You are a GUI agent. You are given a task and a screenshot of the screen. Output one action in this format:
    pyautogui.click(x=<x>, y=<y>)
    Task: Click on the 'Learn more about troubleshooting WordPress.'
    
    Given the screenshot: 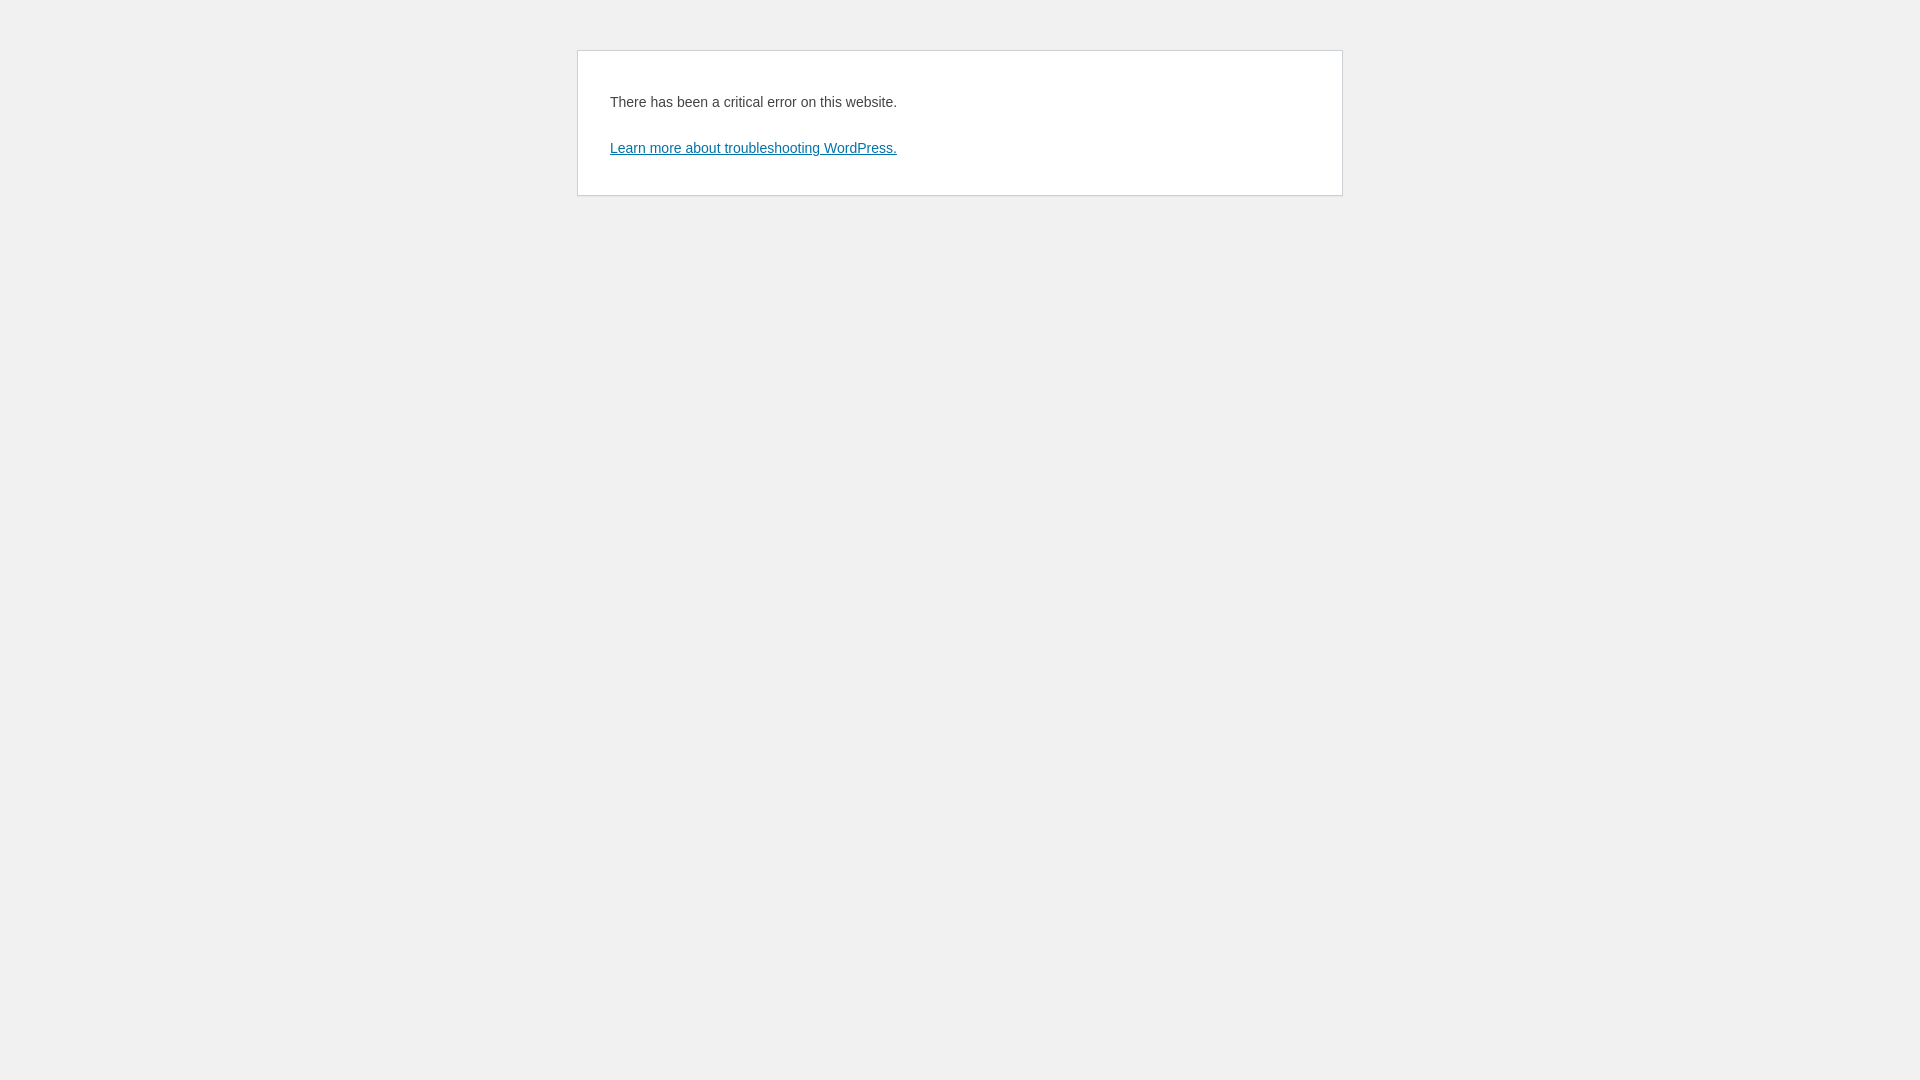 What is the action you would take?
    pyautogui.click(x=752, y=146)
    